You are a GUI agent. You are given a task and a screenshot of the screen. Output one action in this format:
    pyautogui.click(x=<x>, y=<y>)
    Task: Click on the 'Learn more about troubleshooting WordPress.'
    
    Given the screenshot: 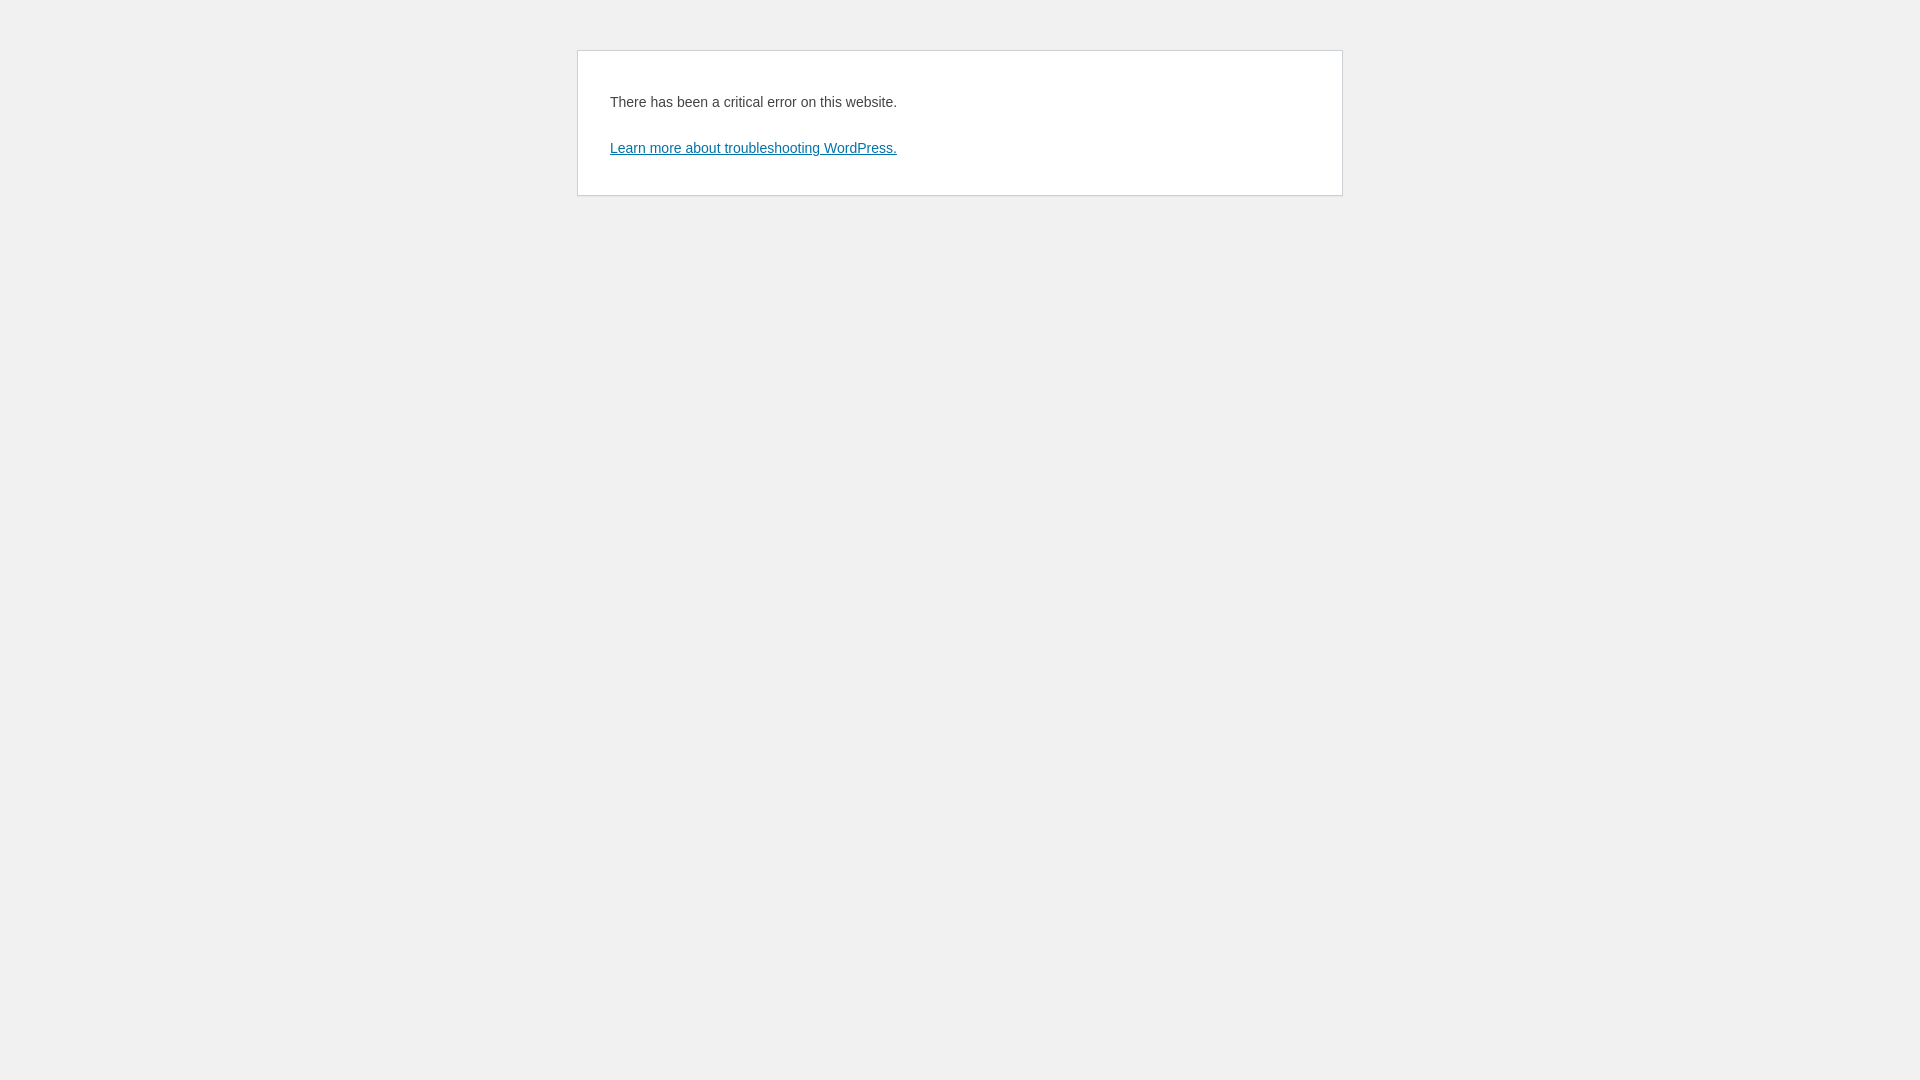 What is the action you would take?
    pyautogui.click(x=752, y=146)
    